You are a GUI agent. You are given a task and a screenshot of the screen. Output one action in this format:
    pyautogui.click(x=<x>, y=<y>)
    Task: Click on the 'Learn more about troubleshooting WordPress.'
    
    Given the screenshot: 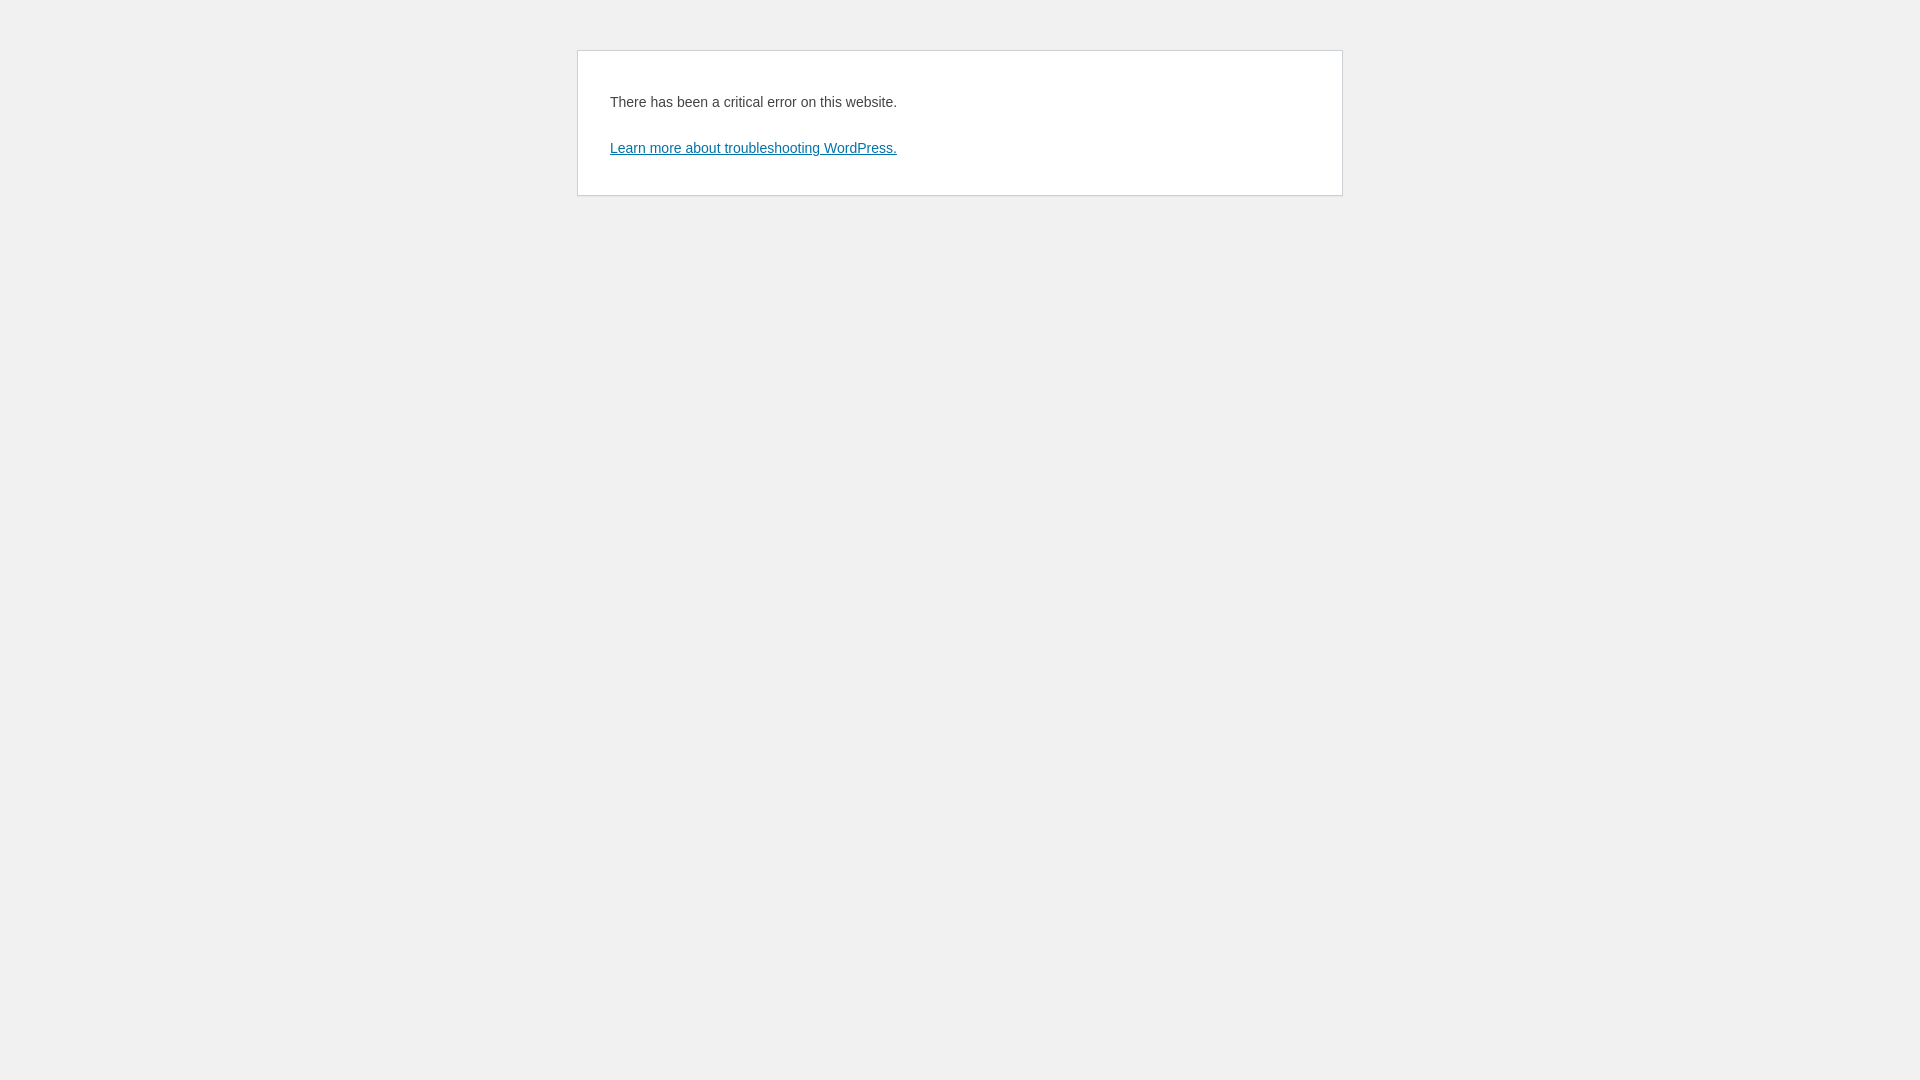 What is the action you would take?
    pyautogui.click(x=752, y=146)
    